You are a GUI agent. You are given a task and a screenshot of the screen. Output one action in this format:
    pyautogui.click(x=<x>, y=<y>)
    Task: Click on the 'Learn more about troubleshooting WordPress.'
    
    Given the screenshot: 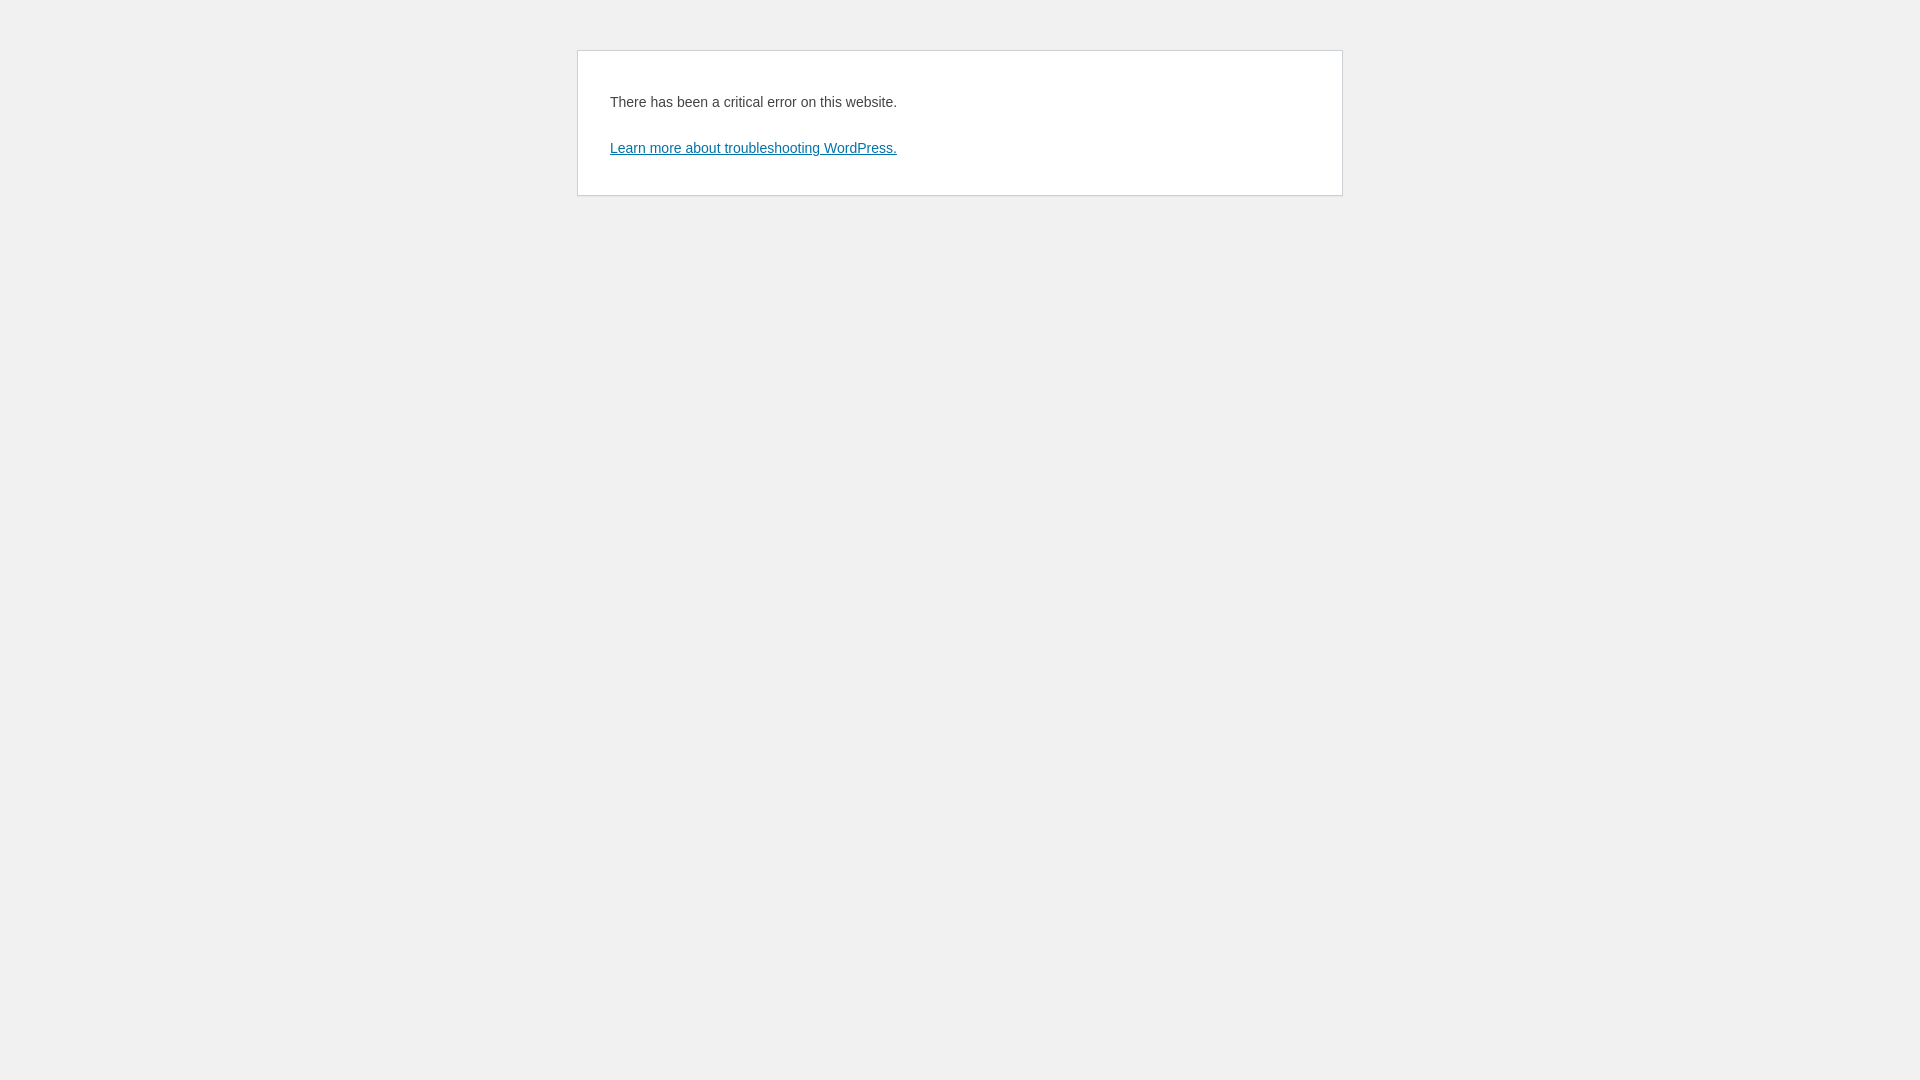 What is the action you would take?
    pyautogui.click(x=752, y=146)
    